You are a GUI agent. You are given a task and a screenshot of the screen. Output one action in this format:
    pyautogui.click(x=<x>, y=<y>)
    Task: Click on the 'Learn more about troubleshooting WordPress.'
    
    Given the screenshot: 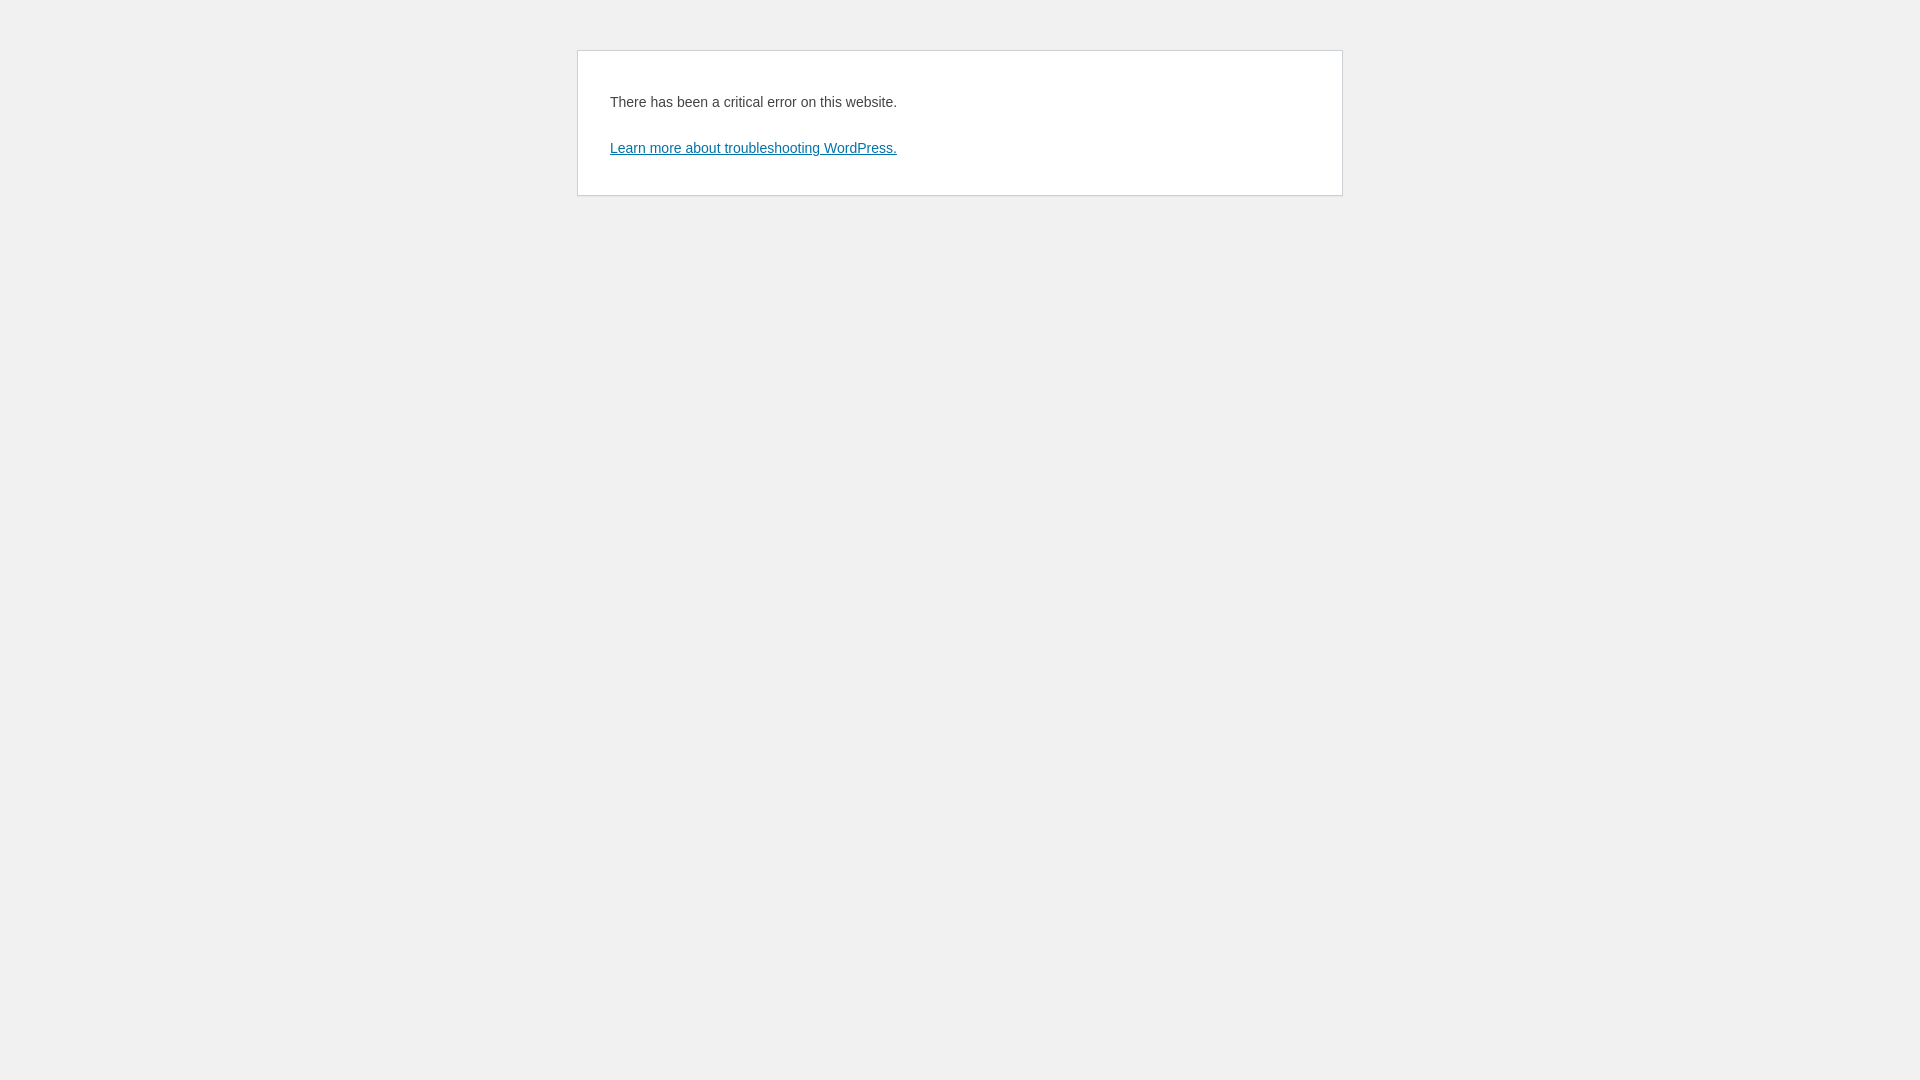 What is the action you would take?
    pyautogui.click(x=752, y=146)
    